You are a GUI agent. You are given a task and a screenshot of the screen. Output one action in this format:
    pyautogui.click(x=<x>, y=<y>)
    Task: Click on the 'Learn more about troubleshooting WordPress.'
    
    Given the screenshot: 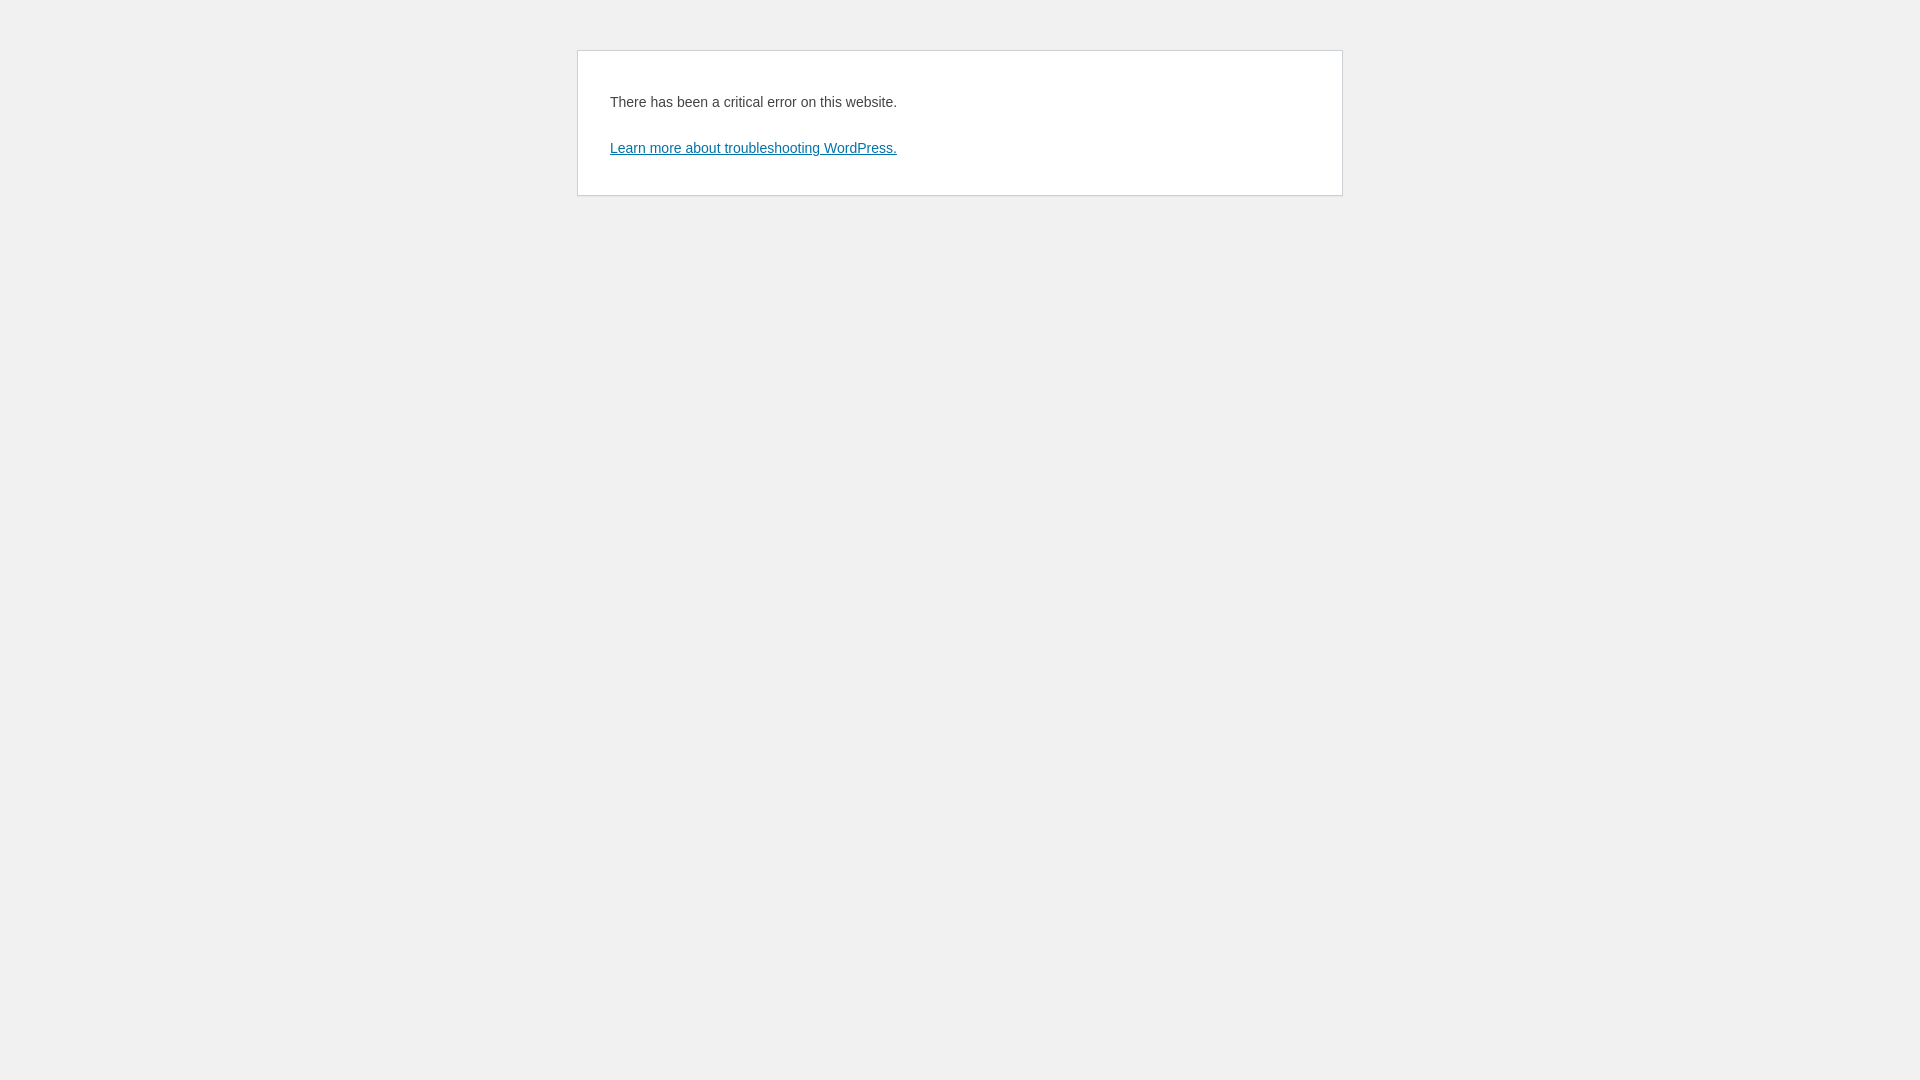 What is the action you would take?
    pyautogui.click(x=752, y=146)
    